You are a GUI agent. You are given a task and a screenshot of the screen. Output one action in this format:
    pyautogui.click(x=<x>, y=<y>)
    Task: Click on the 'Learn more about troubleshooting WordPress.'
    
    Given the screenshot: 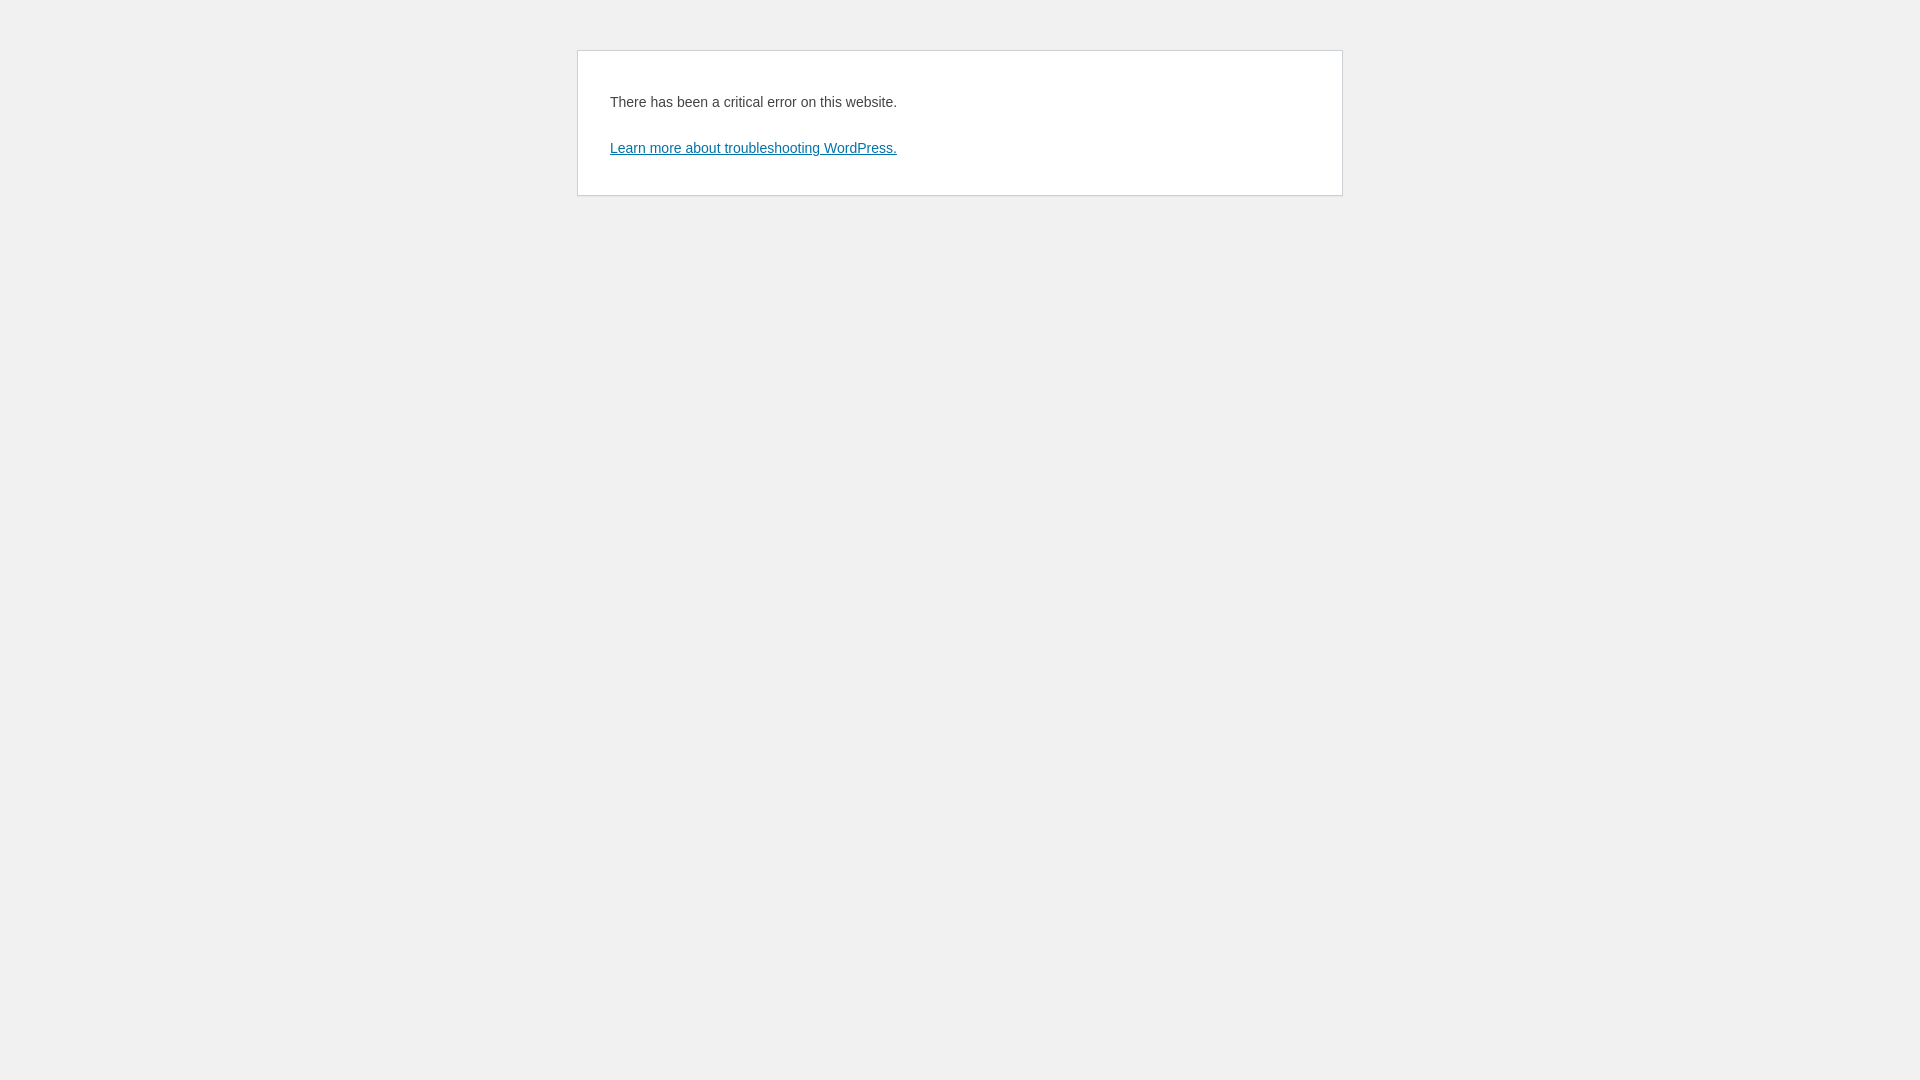 What is the action you would take?
    pyautogui.click(x=752, y=146)
    